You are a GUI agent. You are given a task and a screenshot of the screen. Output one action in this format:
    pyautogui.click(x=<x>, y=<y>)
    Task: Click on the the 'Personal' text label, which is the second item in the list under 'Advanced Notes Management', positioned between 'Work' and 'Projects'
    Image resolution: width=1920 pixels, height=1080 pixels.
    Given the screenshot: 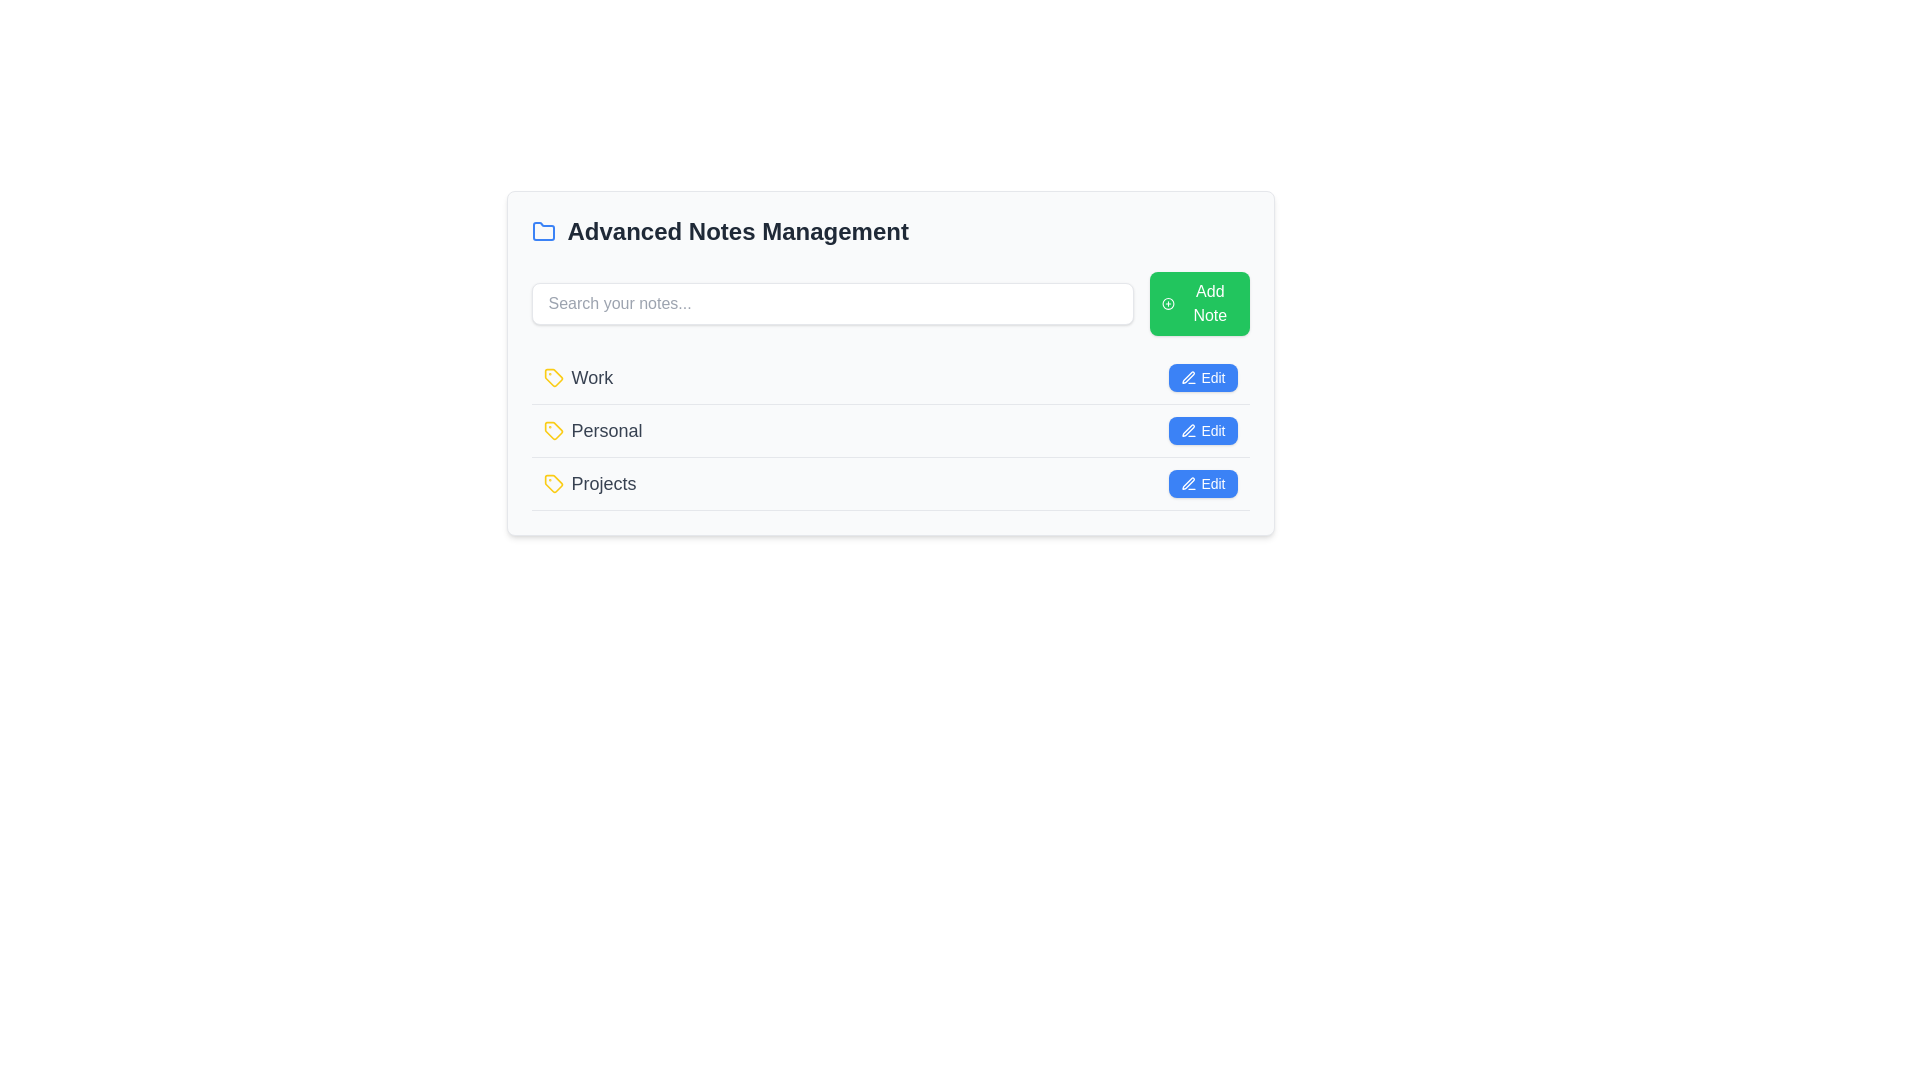 What is the action you would take?
    pyautogui.click(x=592, y=430)
    